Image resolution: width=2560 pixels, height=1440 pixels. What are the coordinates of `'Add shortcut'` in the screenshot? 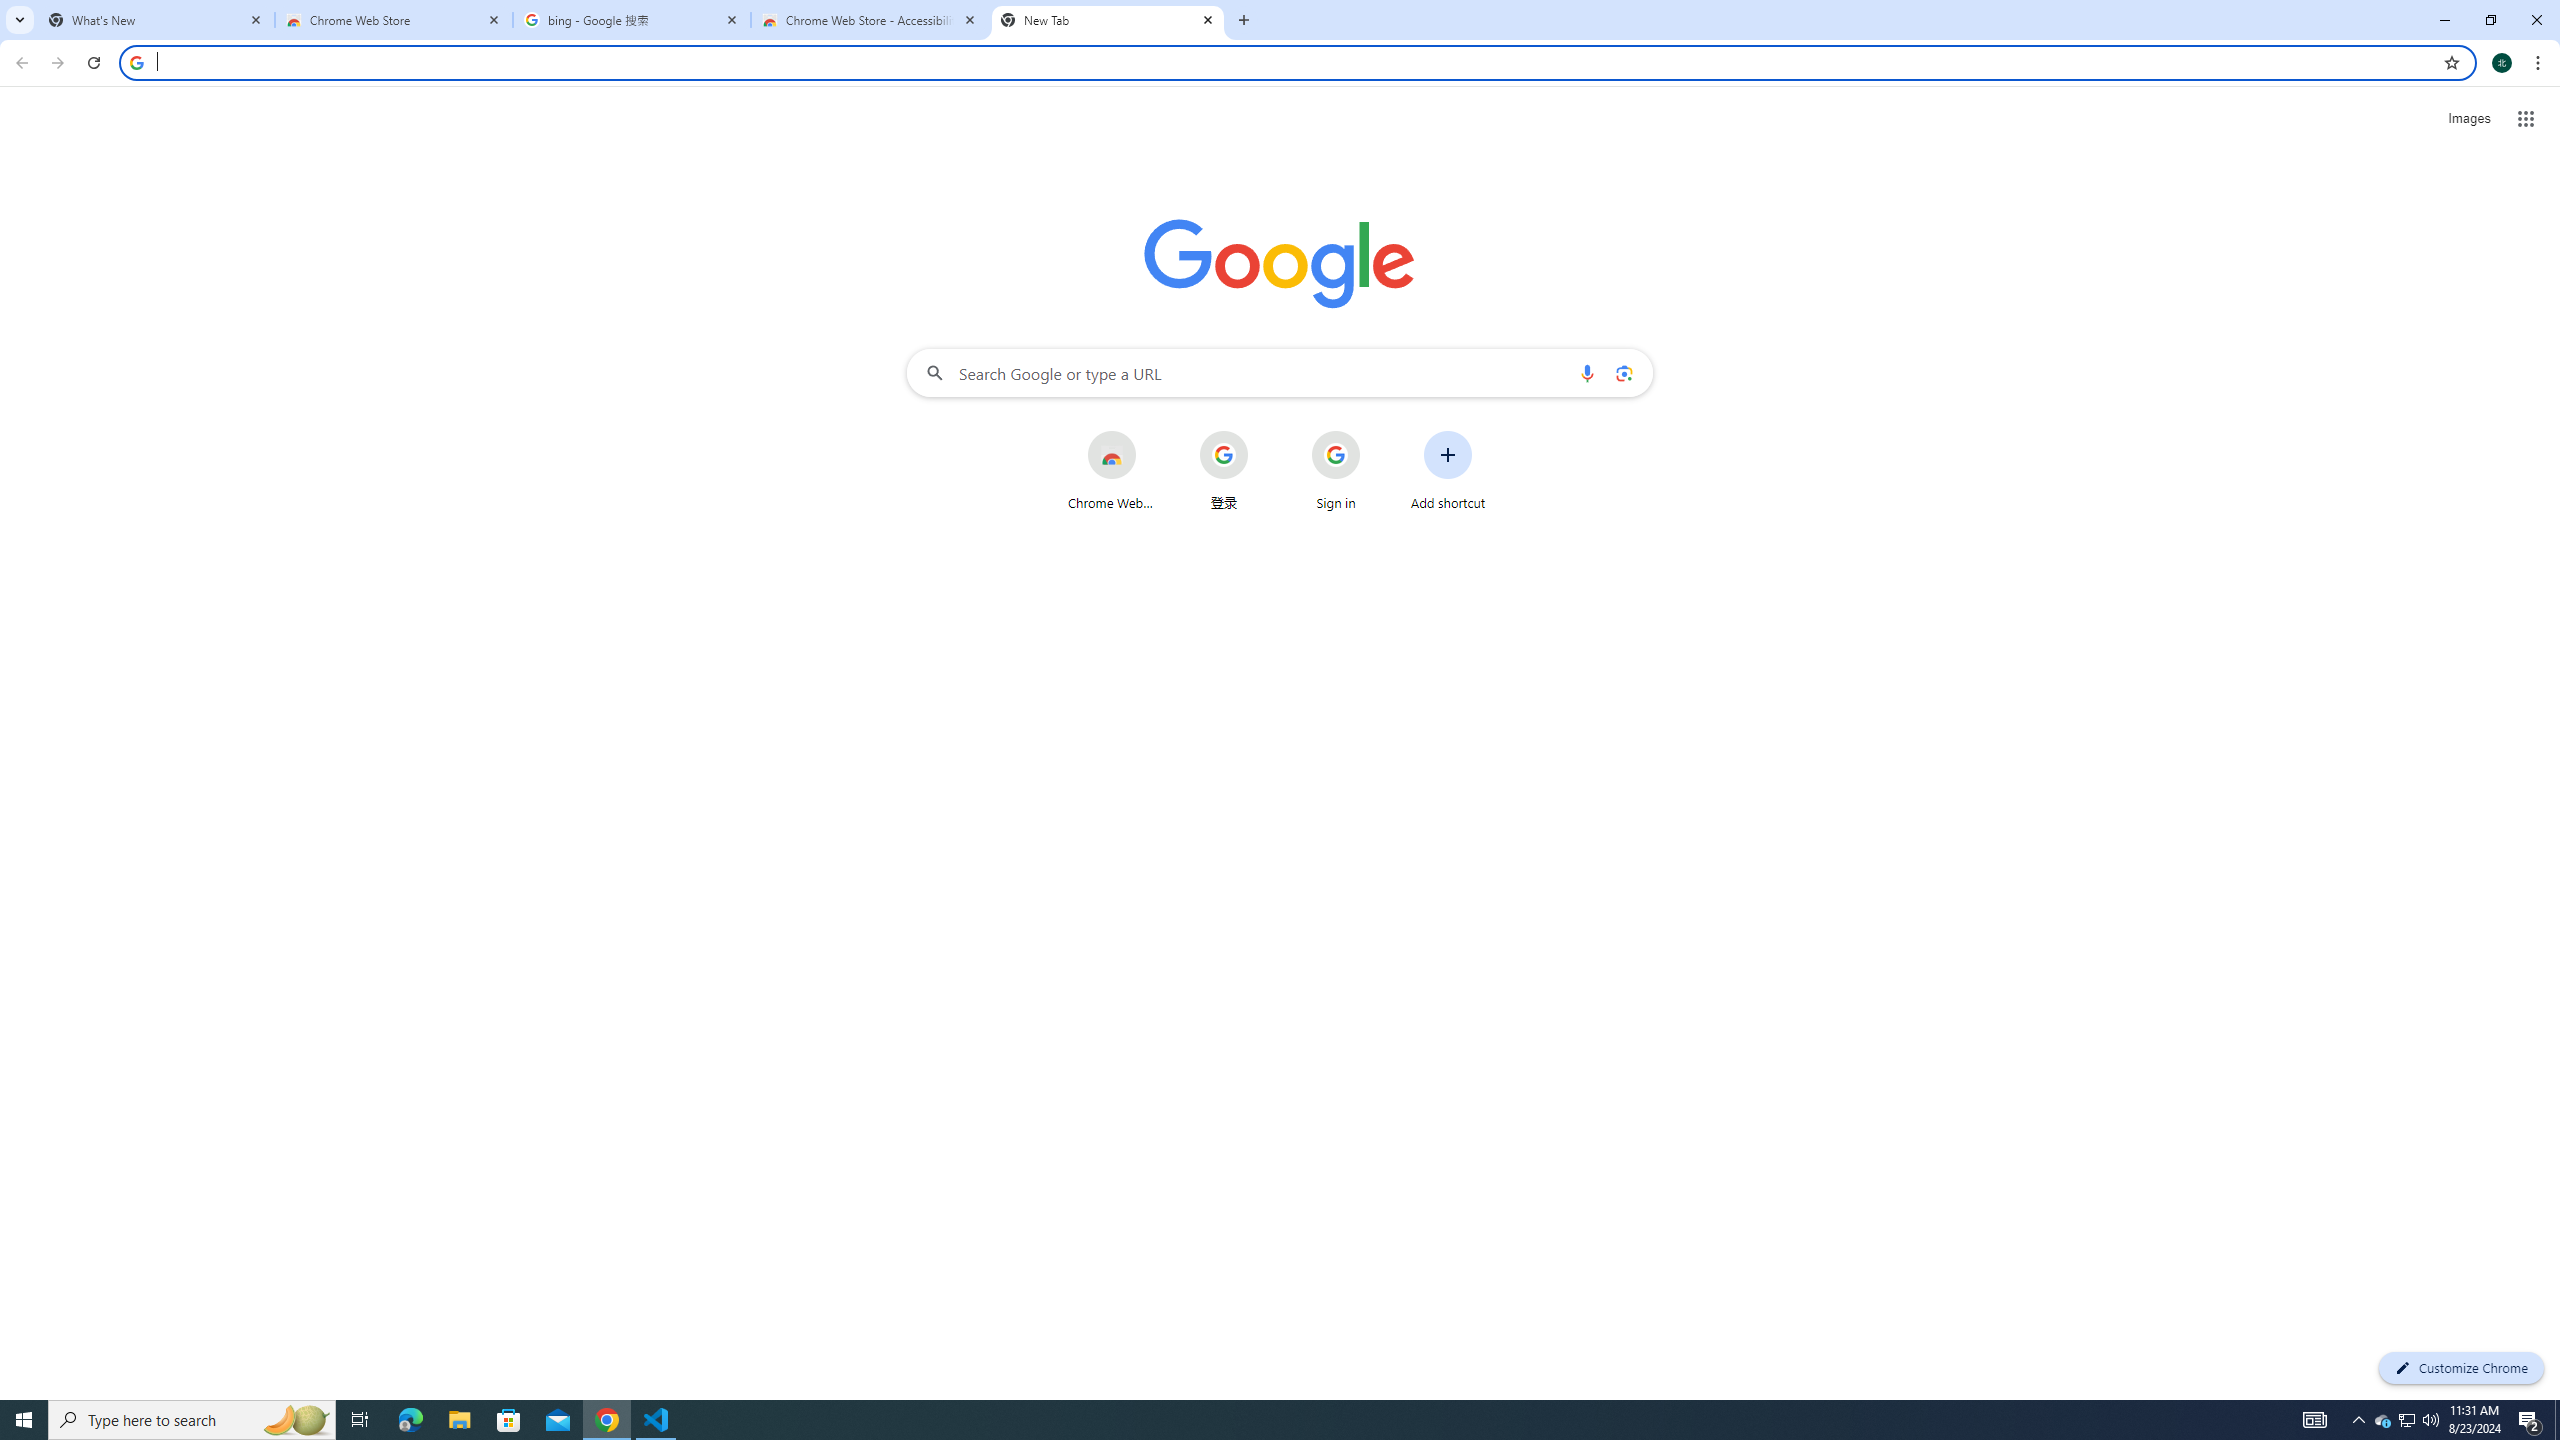 It's located at (1447, 470).